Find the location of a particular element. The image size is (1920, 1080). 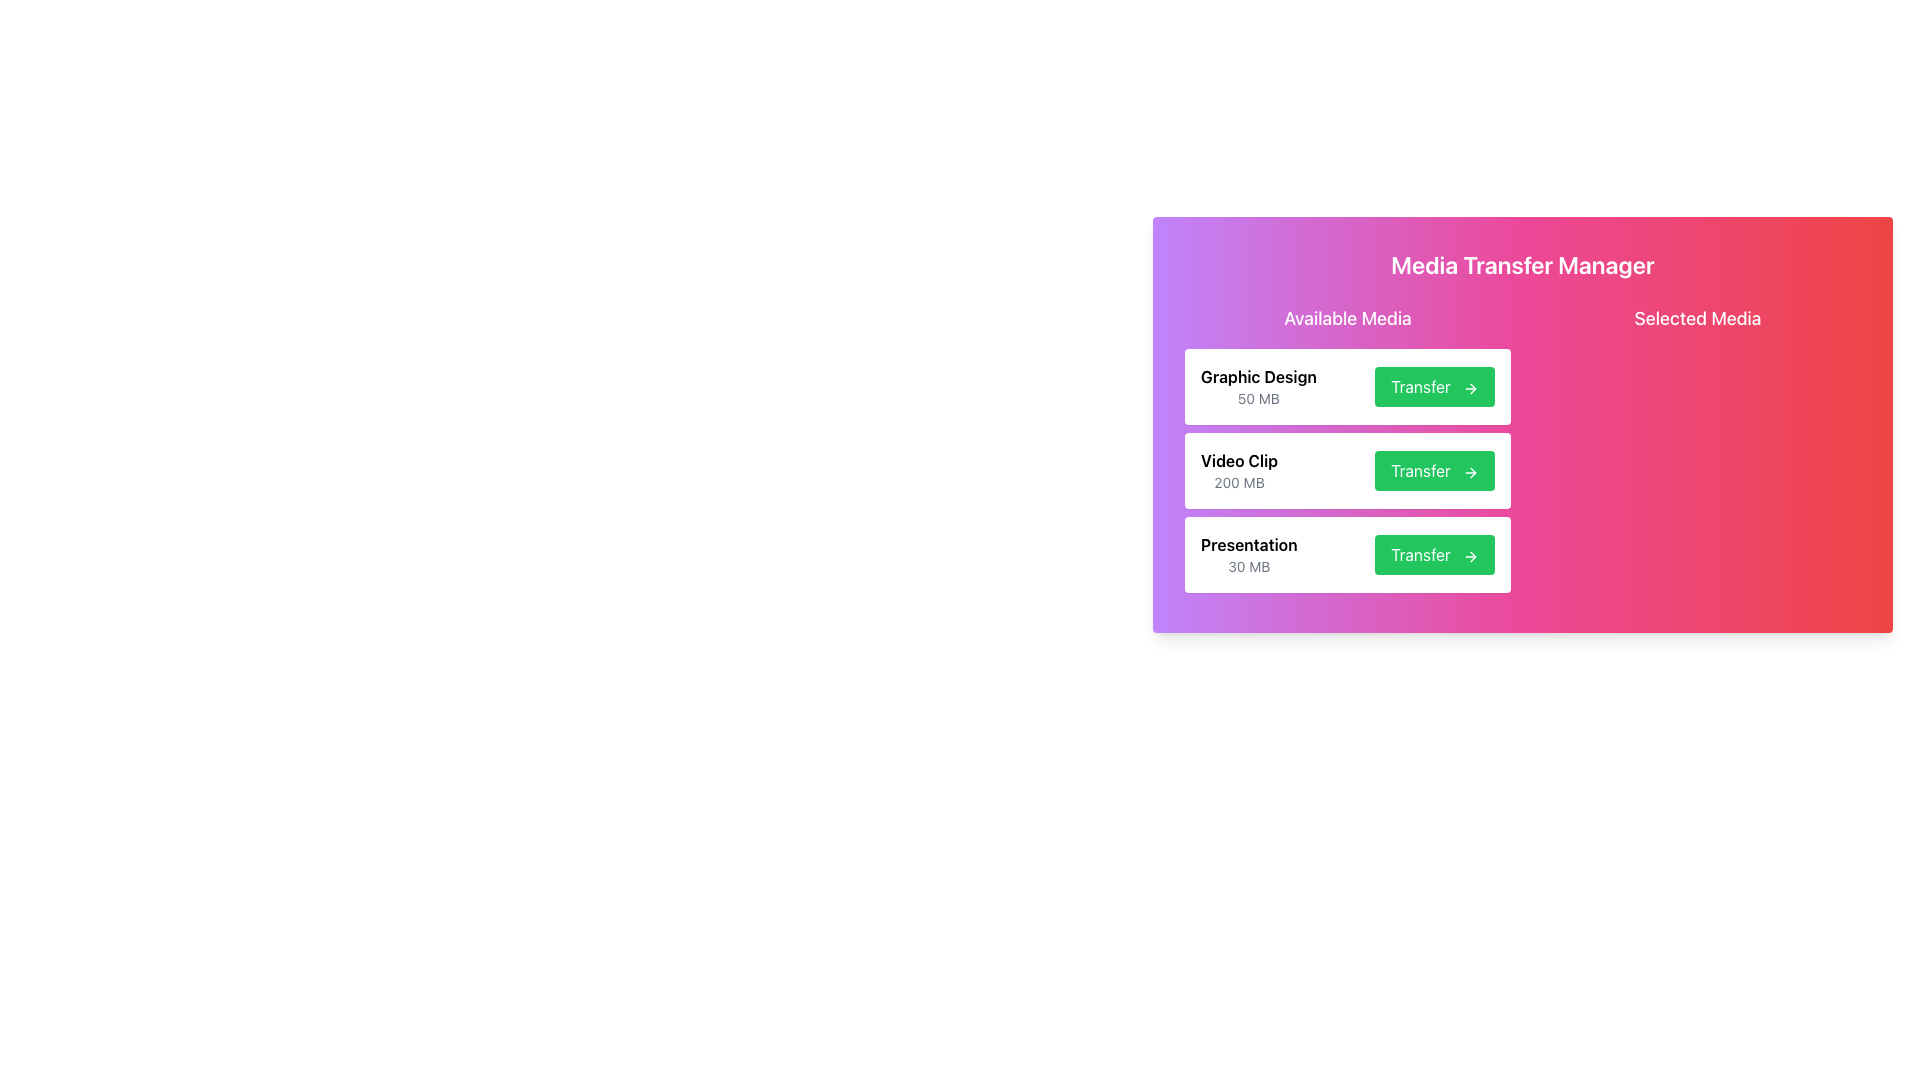

the forward arrow icon within the green 'Transfer' button of the first media item under the 'Available Media' section to initiate a transfer is located at coordinates (1470, 388).